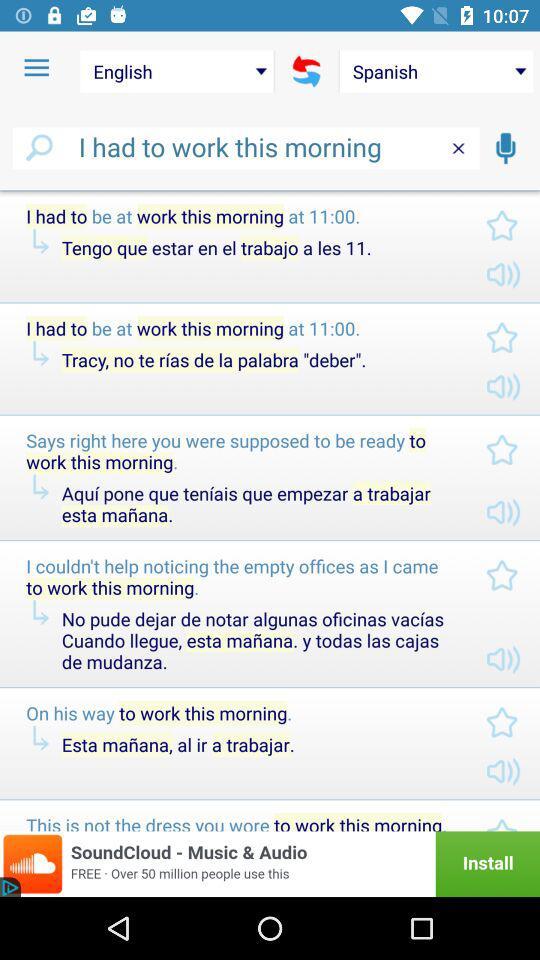 Image resolution: width=540 pixels, height=960 pixels. Describe the element at coordinates (36, 68) in the screenshot. I see `item to the left of english item` at that location.